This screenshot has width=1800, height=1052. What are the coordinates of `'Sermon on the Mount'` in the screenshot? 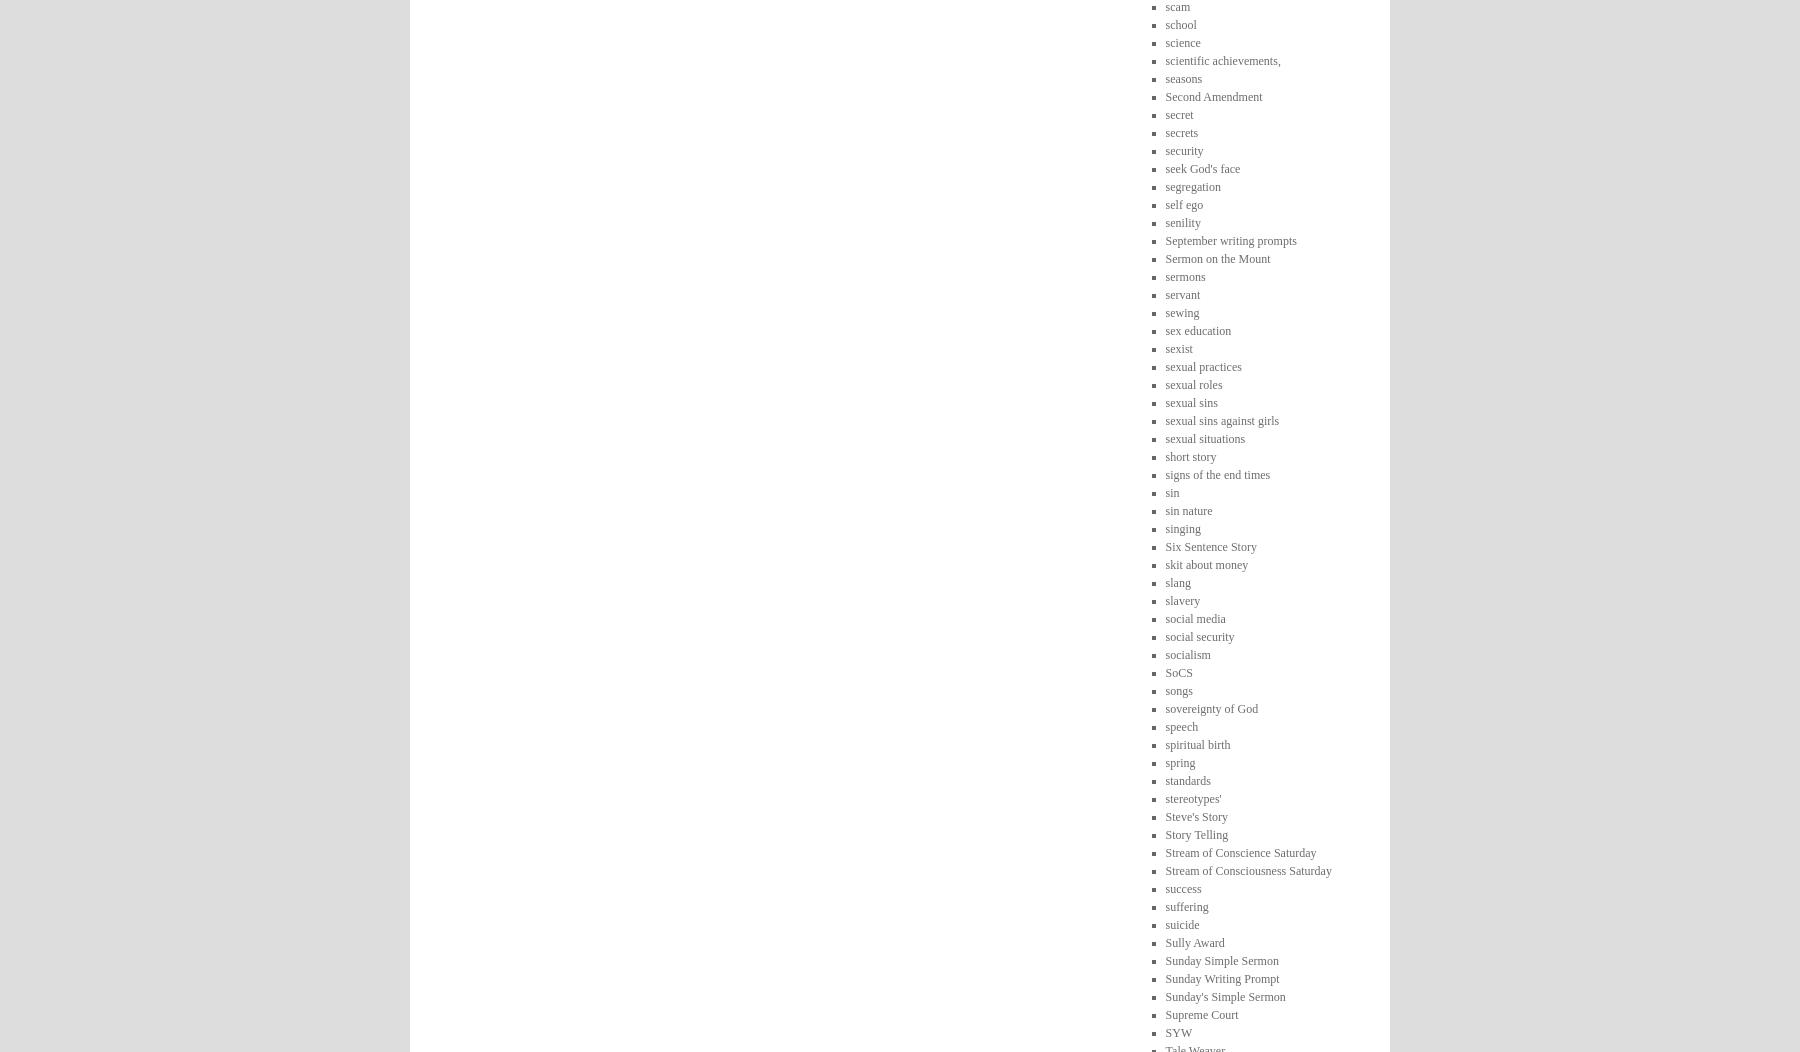 It's located at (1216, 256).